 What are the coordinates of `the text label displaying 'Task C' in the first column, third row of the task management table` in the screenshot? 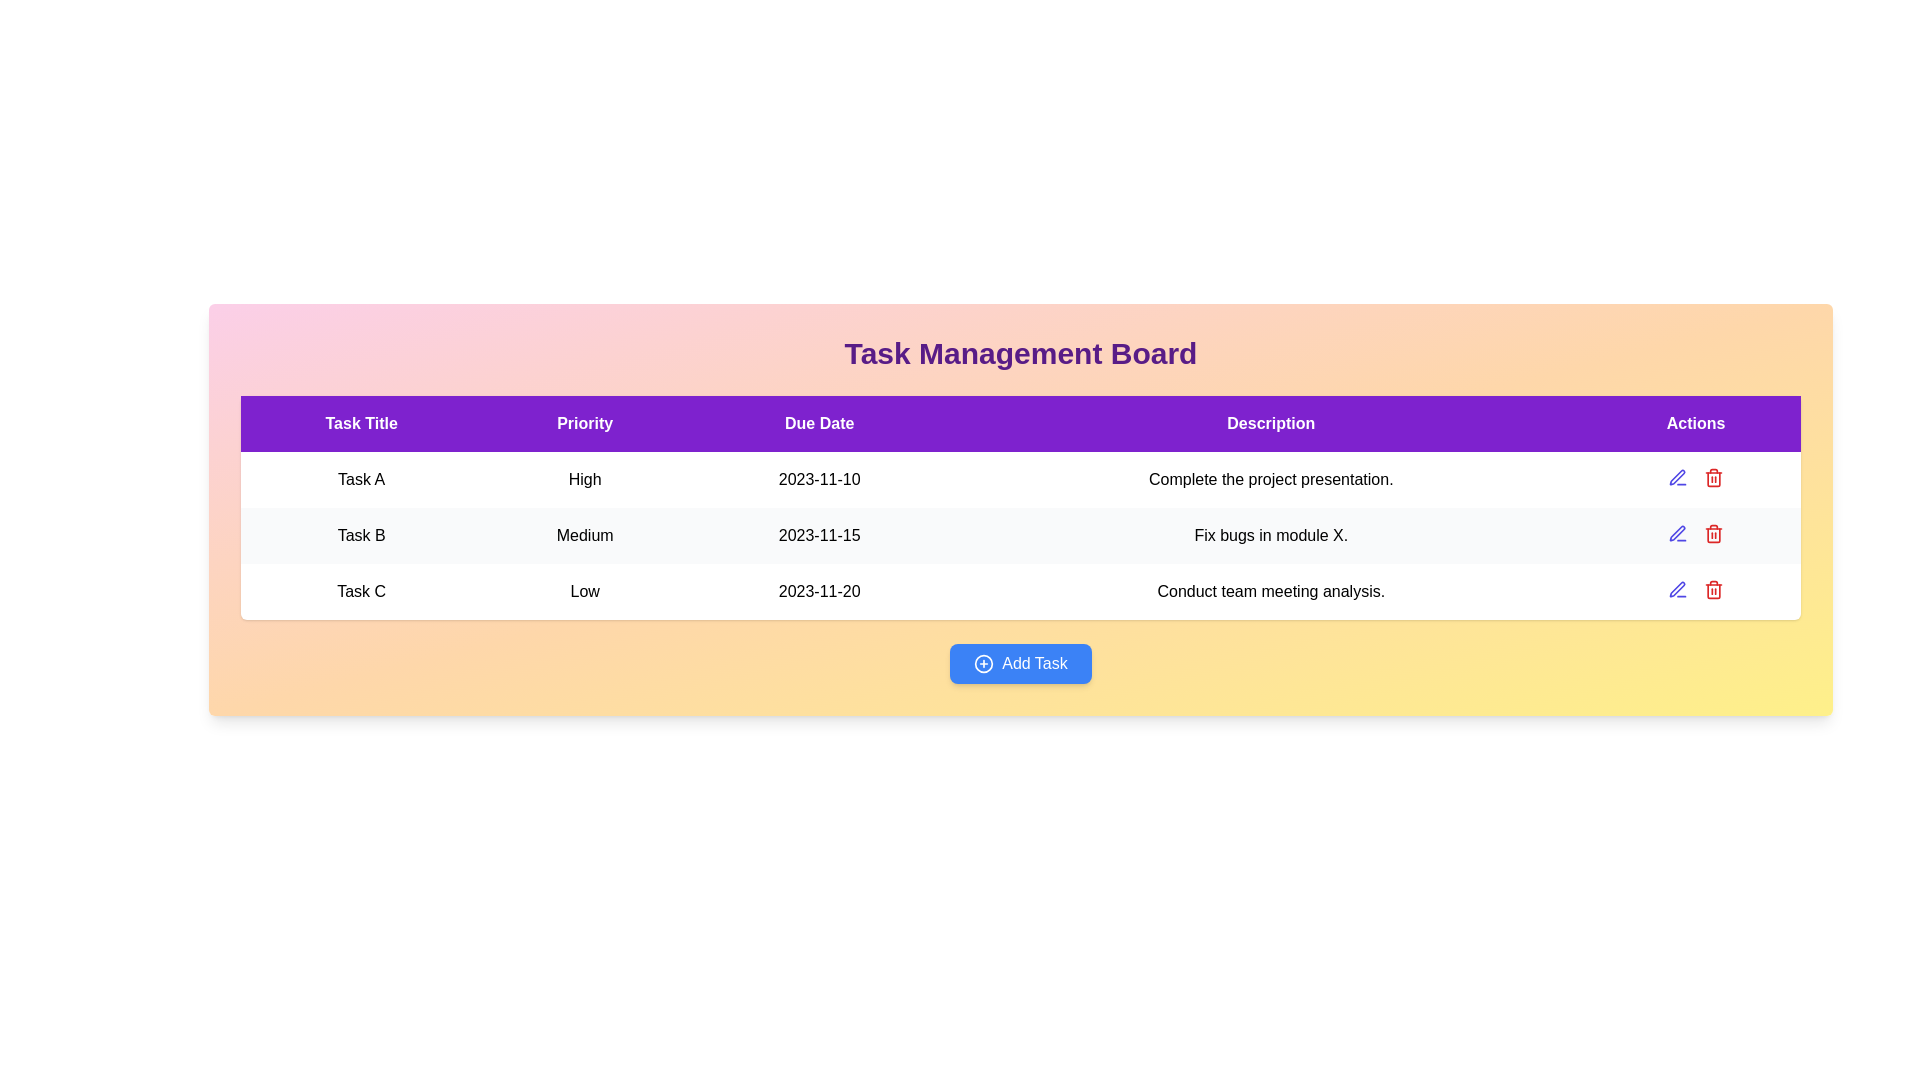 It's located at (361, 590).